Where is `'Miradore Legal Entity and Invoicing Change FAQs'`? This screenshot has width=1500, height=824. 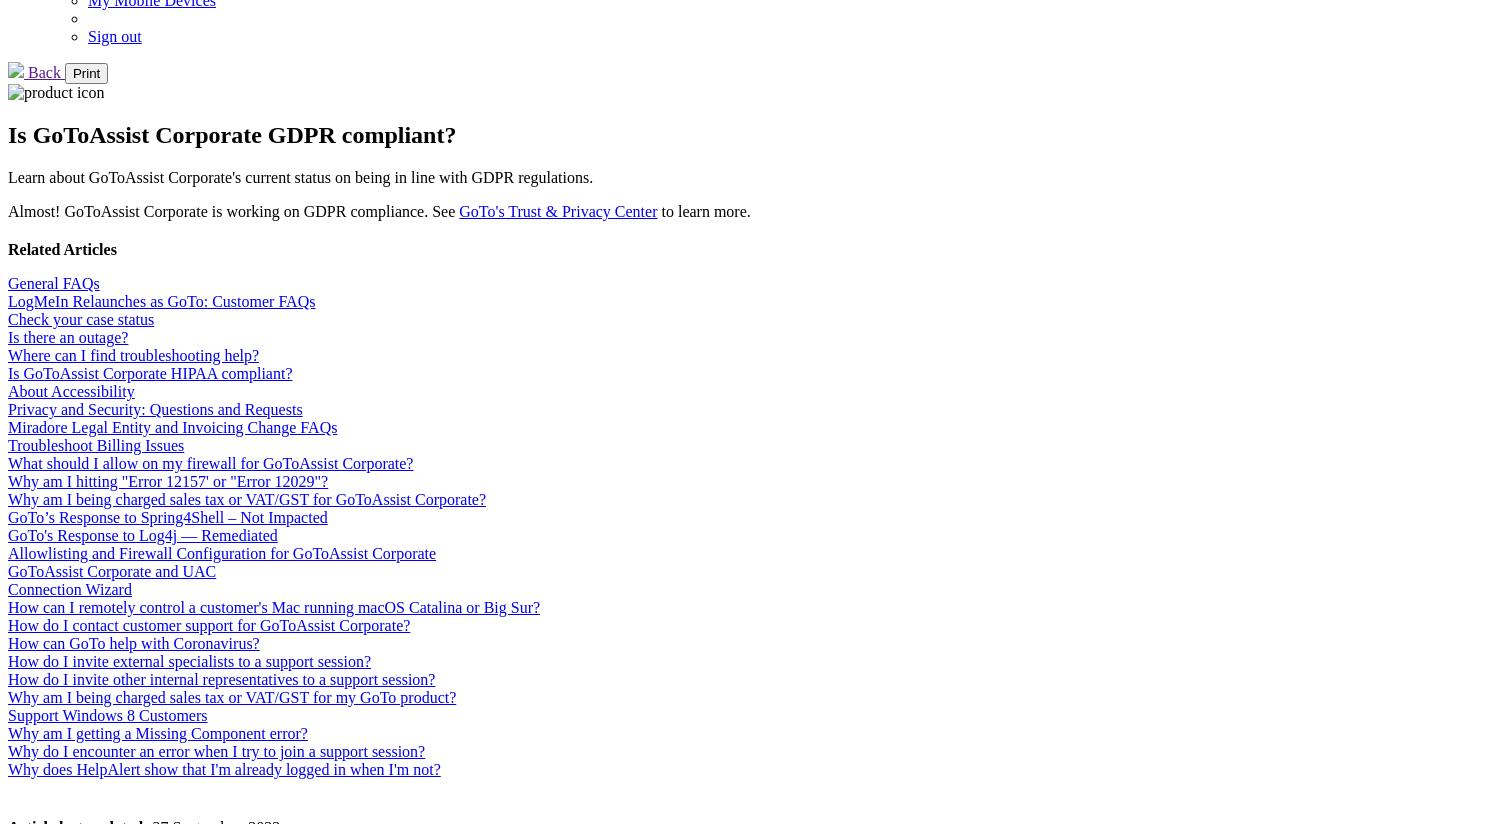 'Miradore Legal Entity and Invoicing Change FAQs' is located at coordinates (7, 425).